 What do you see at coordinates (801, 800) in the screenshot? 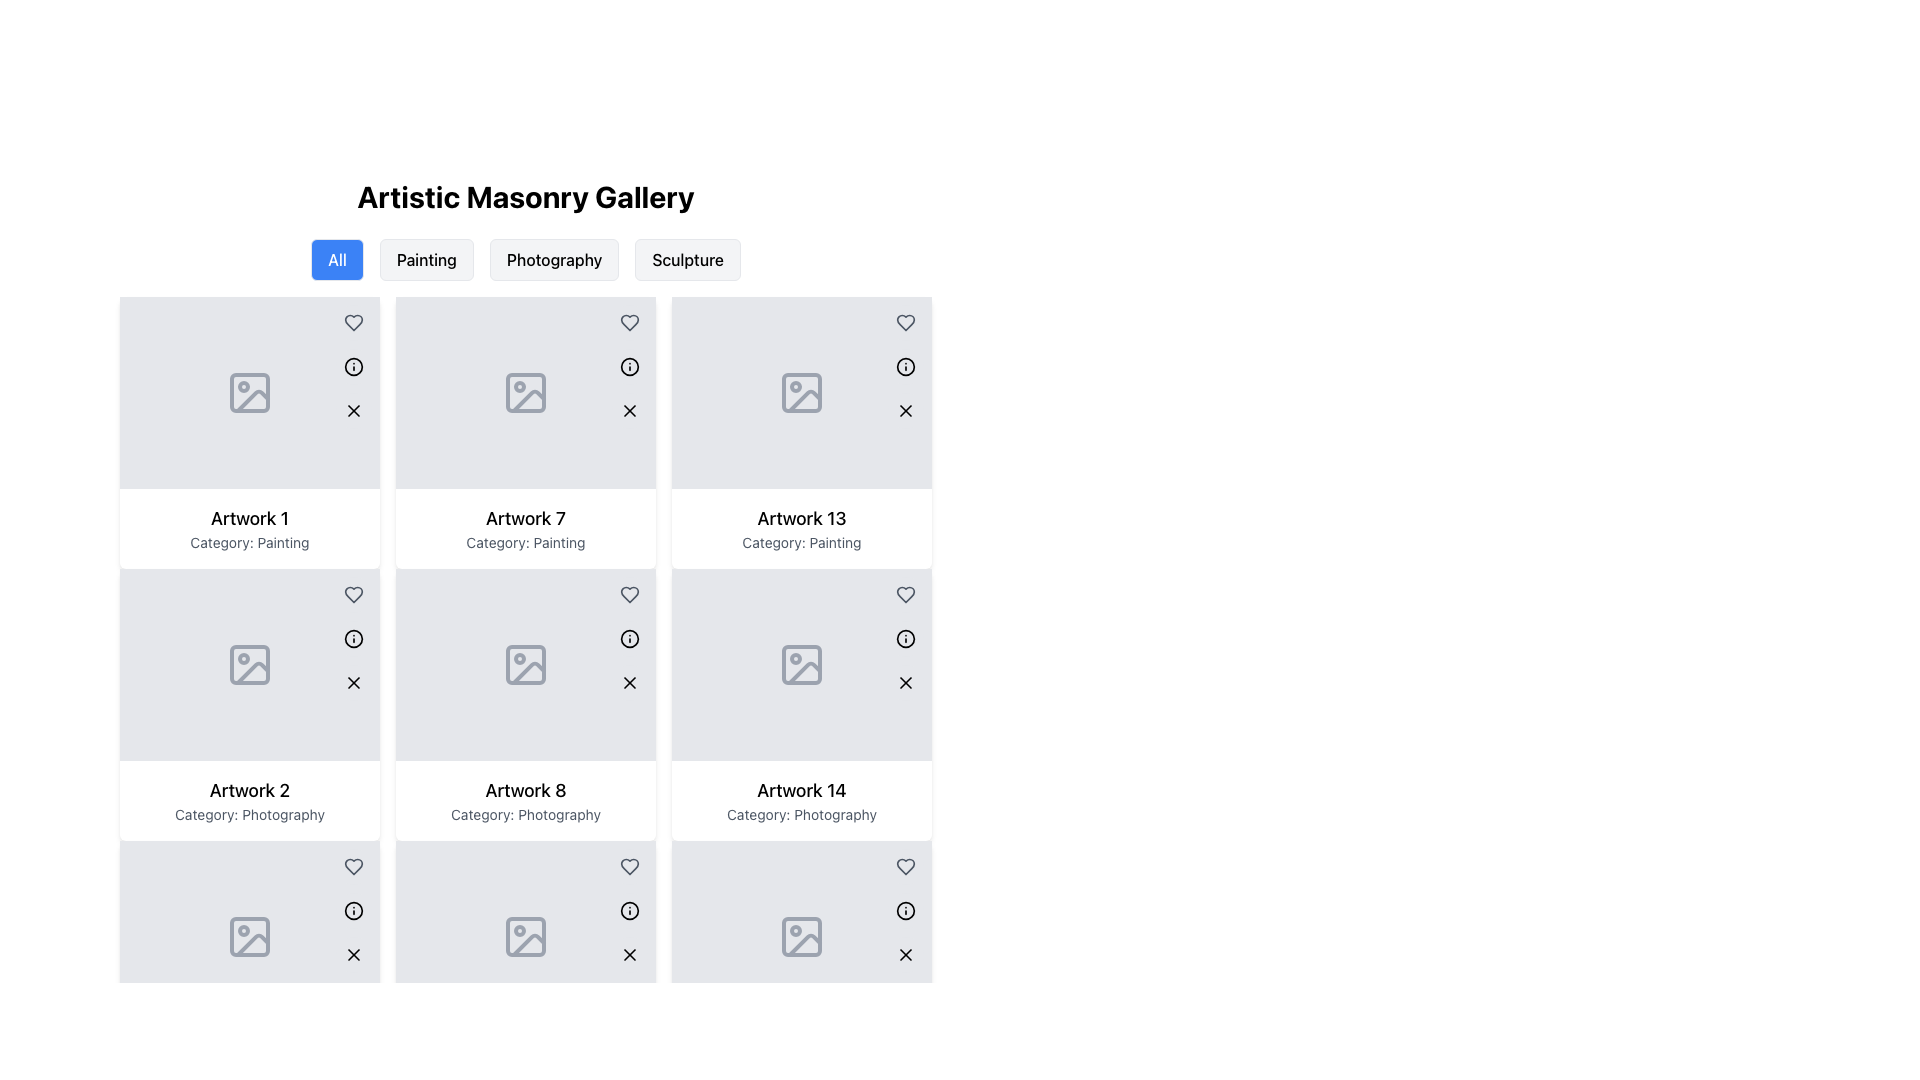
I see `the text block titled 'Artwork 14' with the subtitle 'Category: Photography'` at bounding box center [801, 800].